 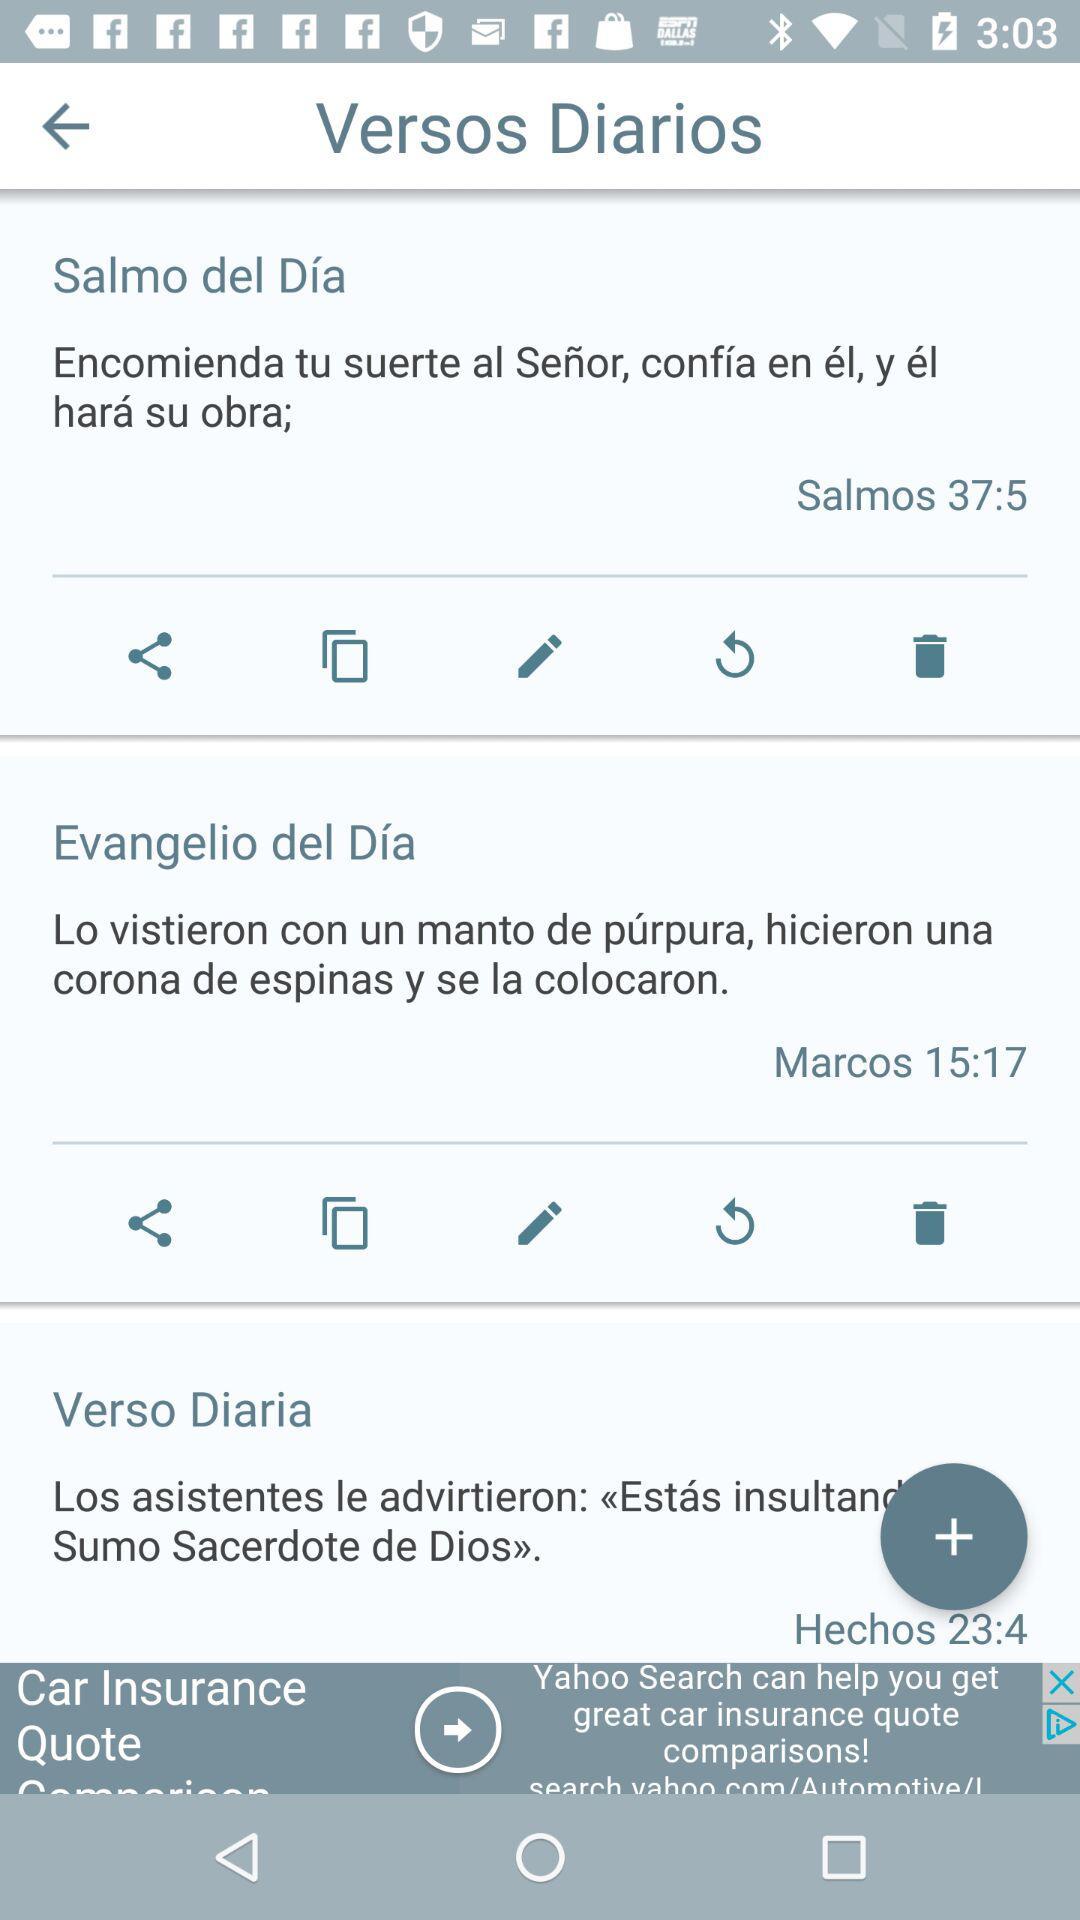 I want to click on follow advertisement link, so click(x=540, y=1727).